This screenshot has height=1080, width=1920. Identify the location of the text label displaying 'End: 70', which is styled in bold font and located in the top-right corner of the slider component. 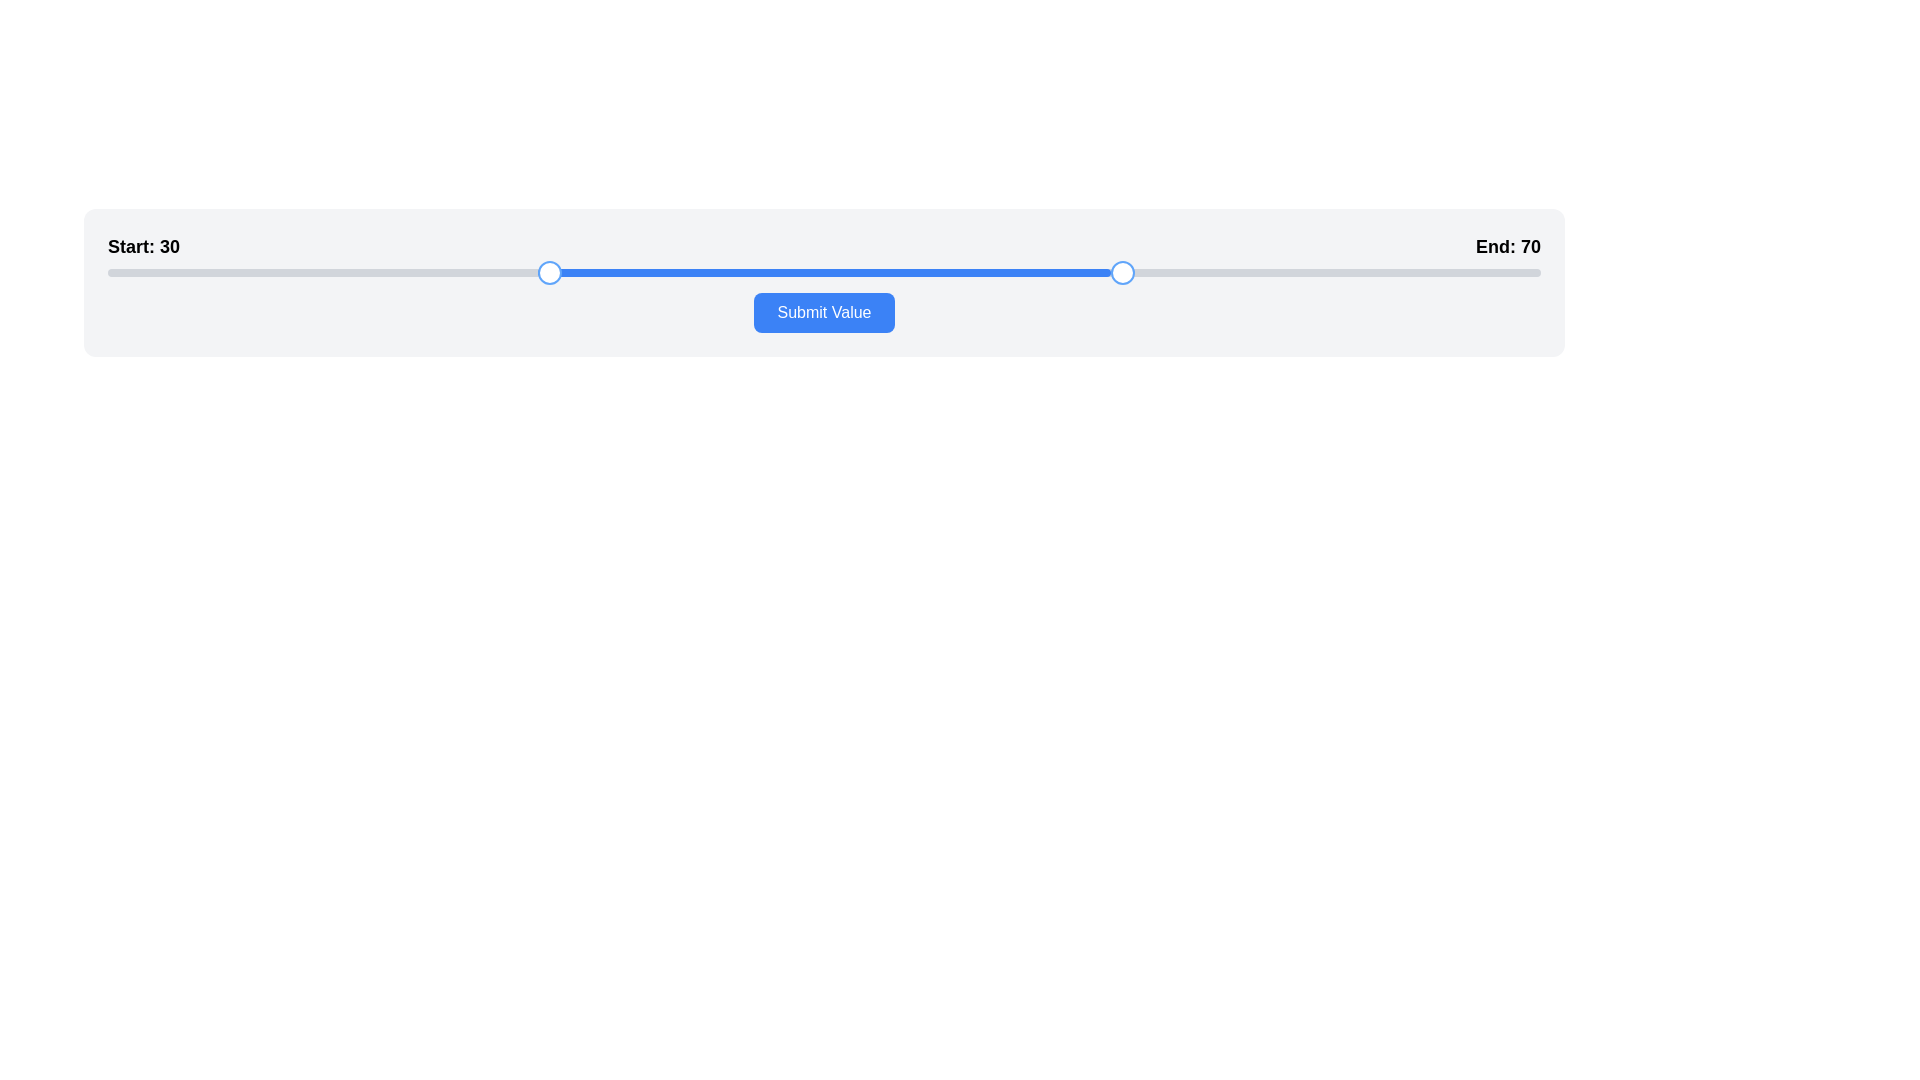
(1508, 245).